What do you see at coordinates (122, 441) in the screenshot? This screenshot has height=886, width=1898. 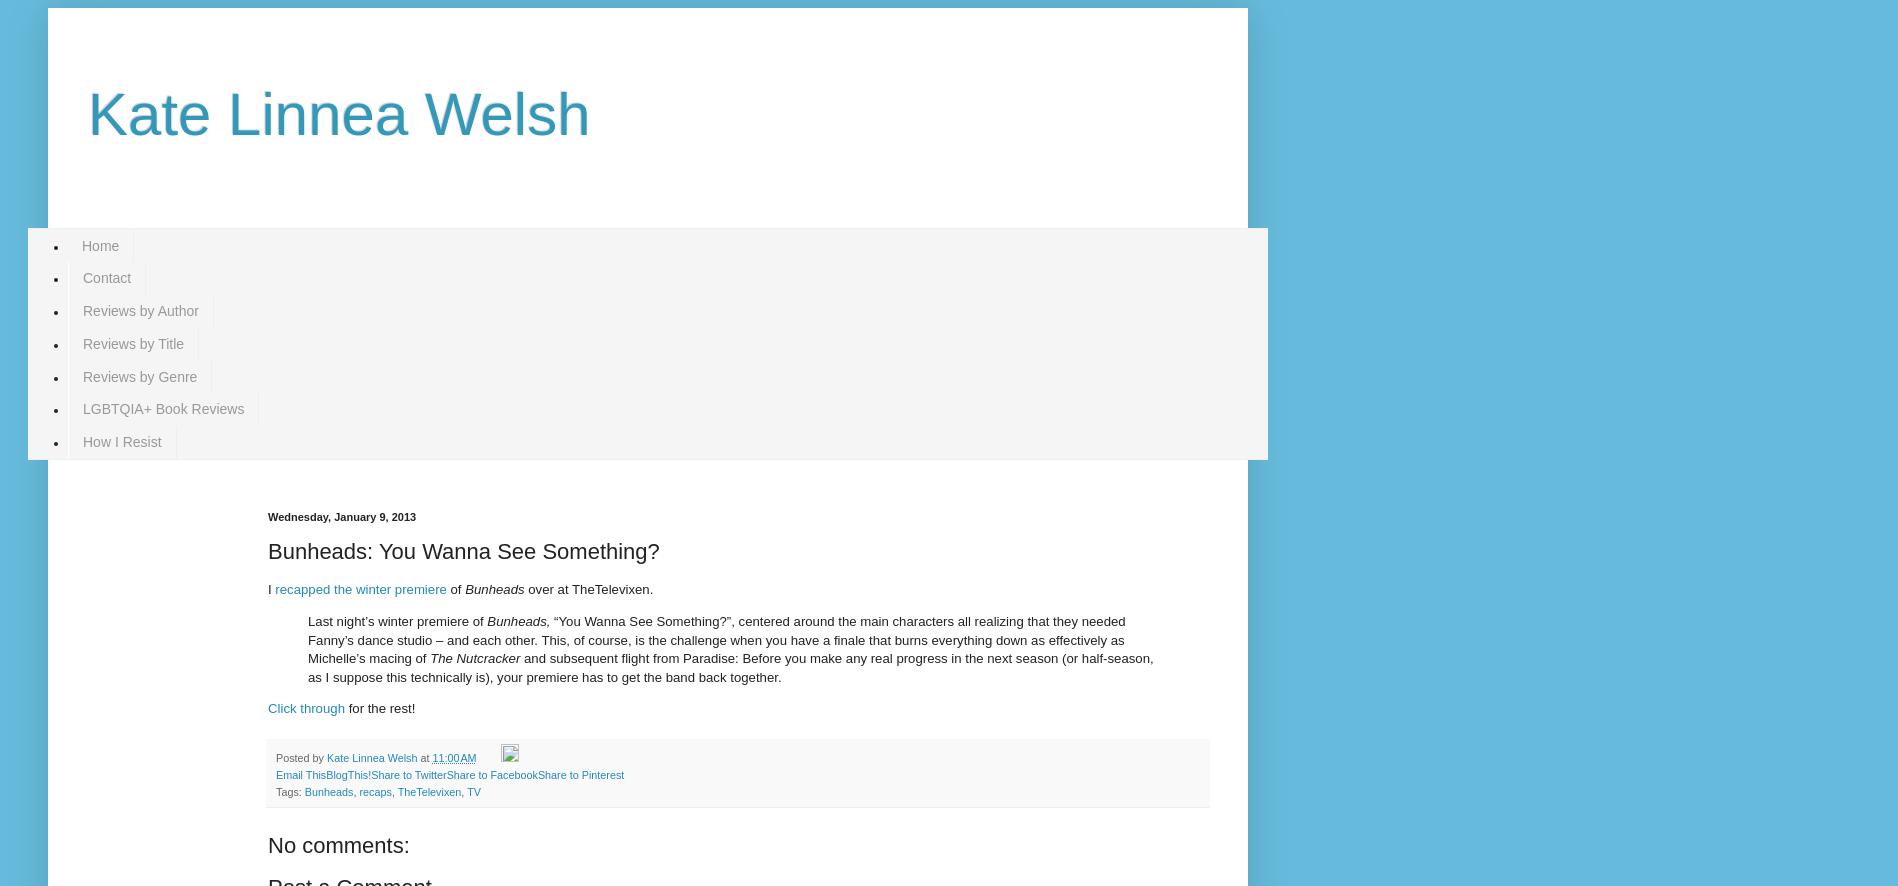 I see `'How I Resist'` at bounding box center [122, 441].